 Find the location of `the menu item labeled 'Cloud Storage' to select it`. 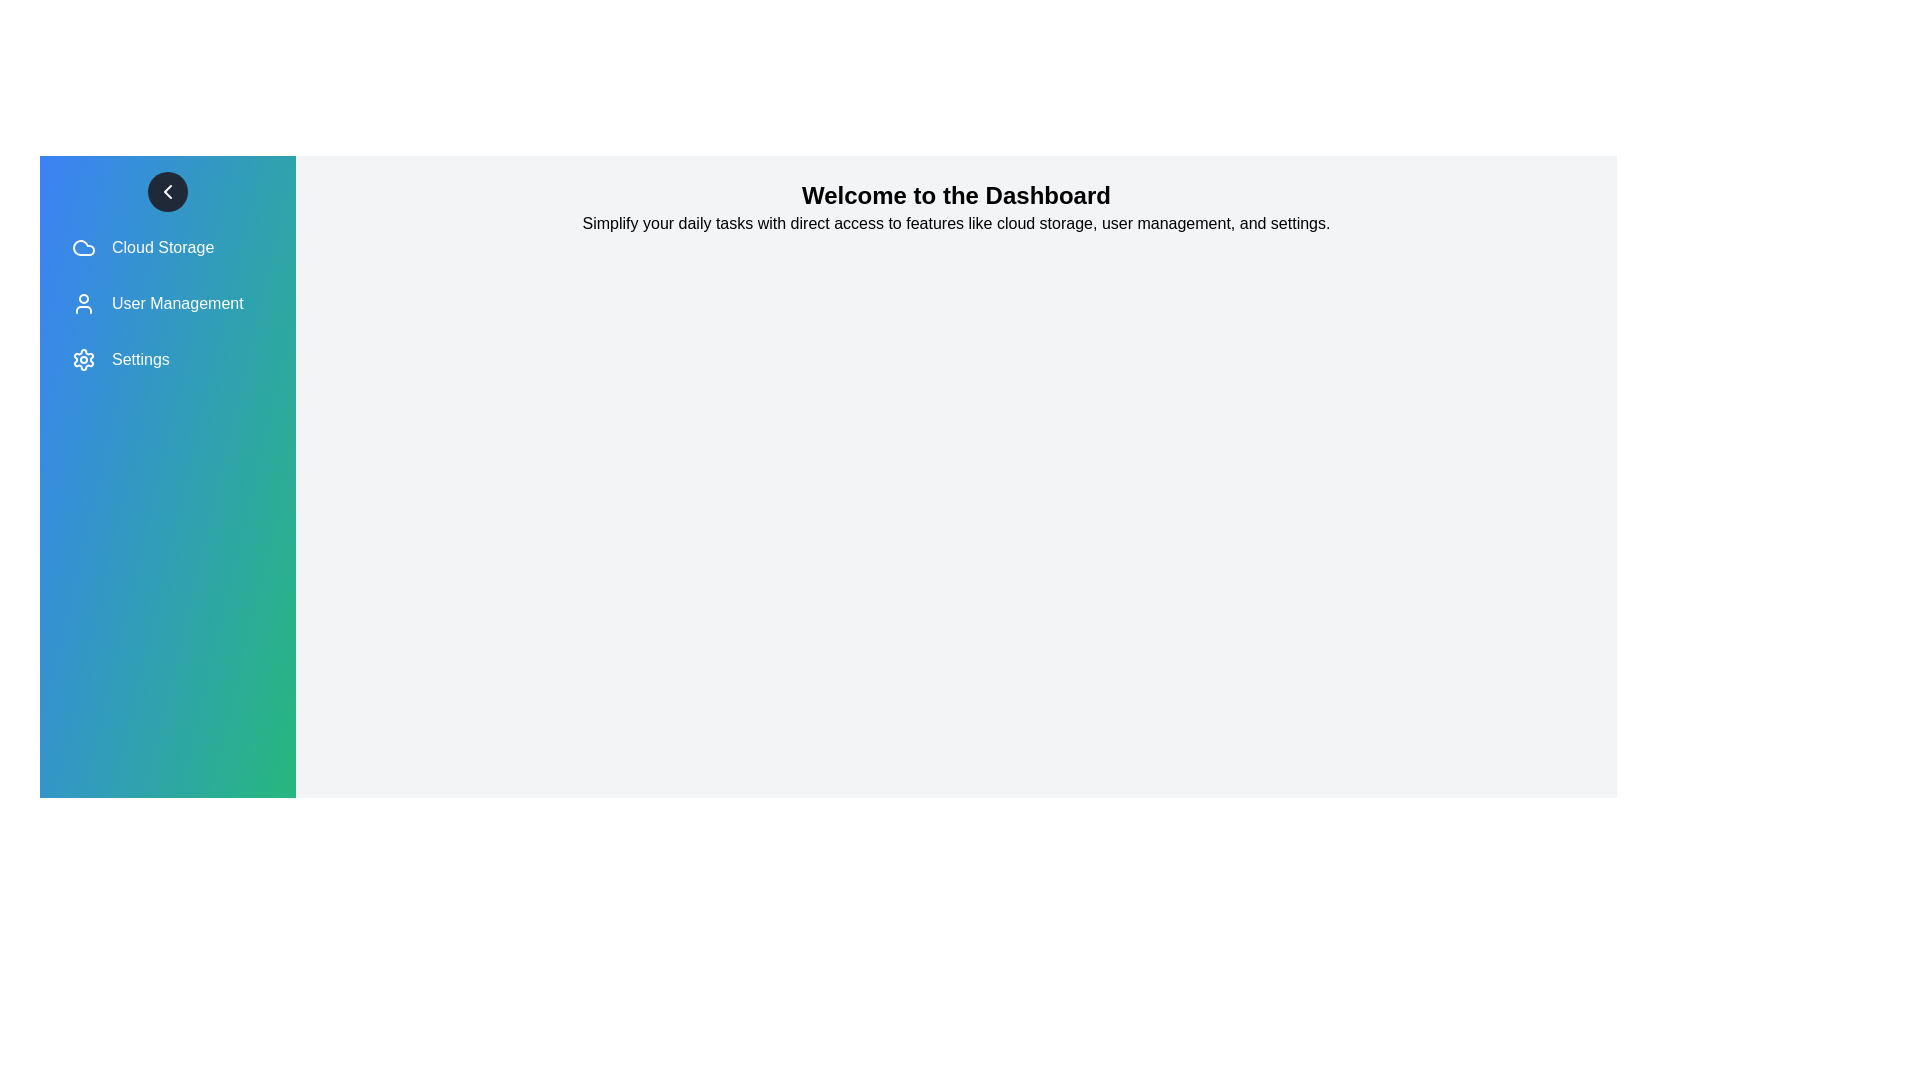

the menu item labeled 'Cloud Storage' to select it is located at coordinates (168, 246).